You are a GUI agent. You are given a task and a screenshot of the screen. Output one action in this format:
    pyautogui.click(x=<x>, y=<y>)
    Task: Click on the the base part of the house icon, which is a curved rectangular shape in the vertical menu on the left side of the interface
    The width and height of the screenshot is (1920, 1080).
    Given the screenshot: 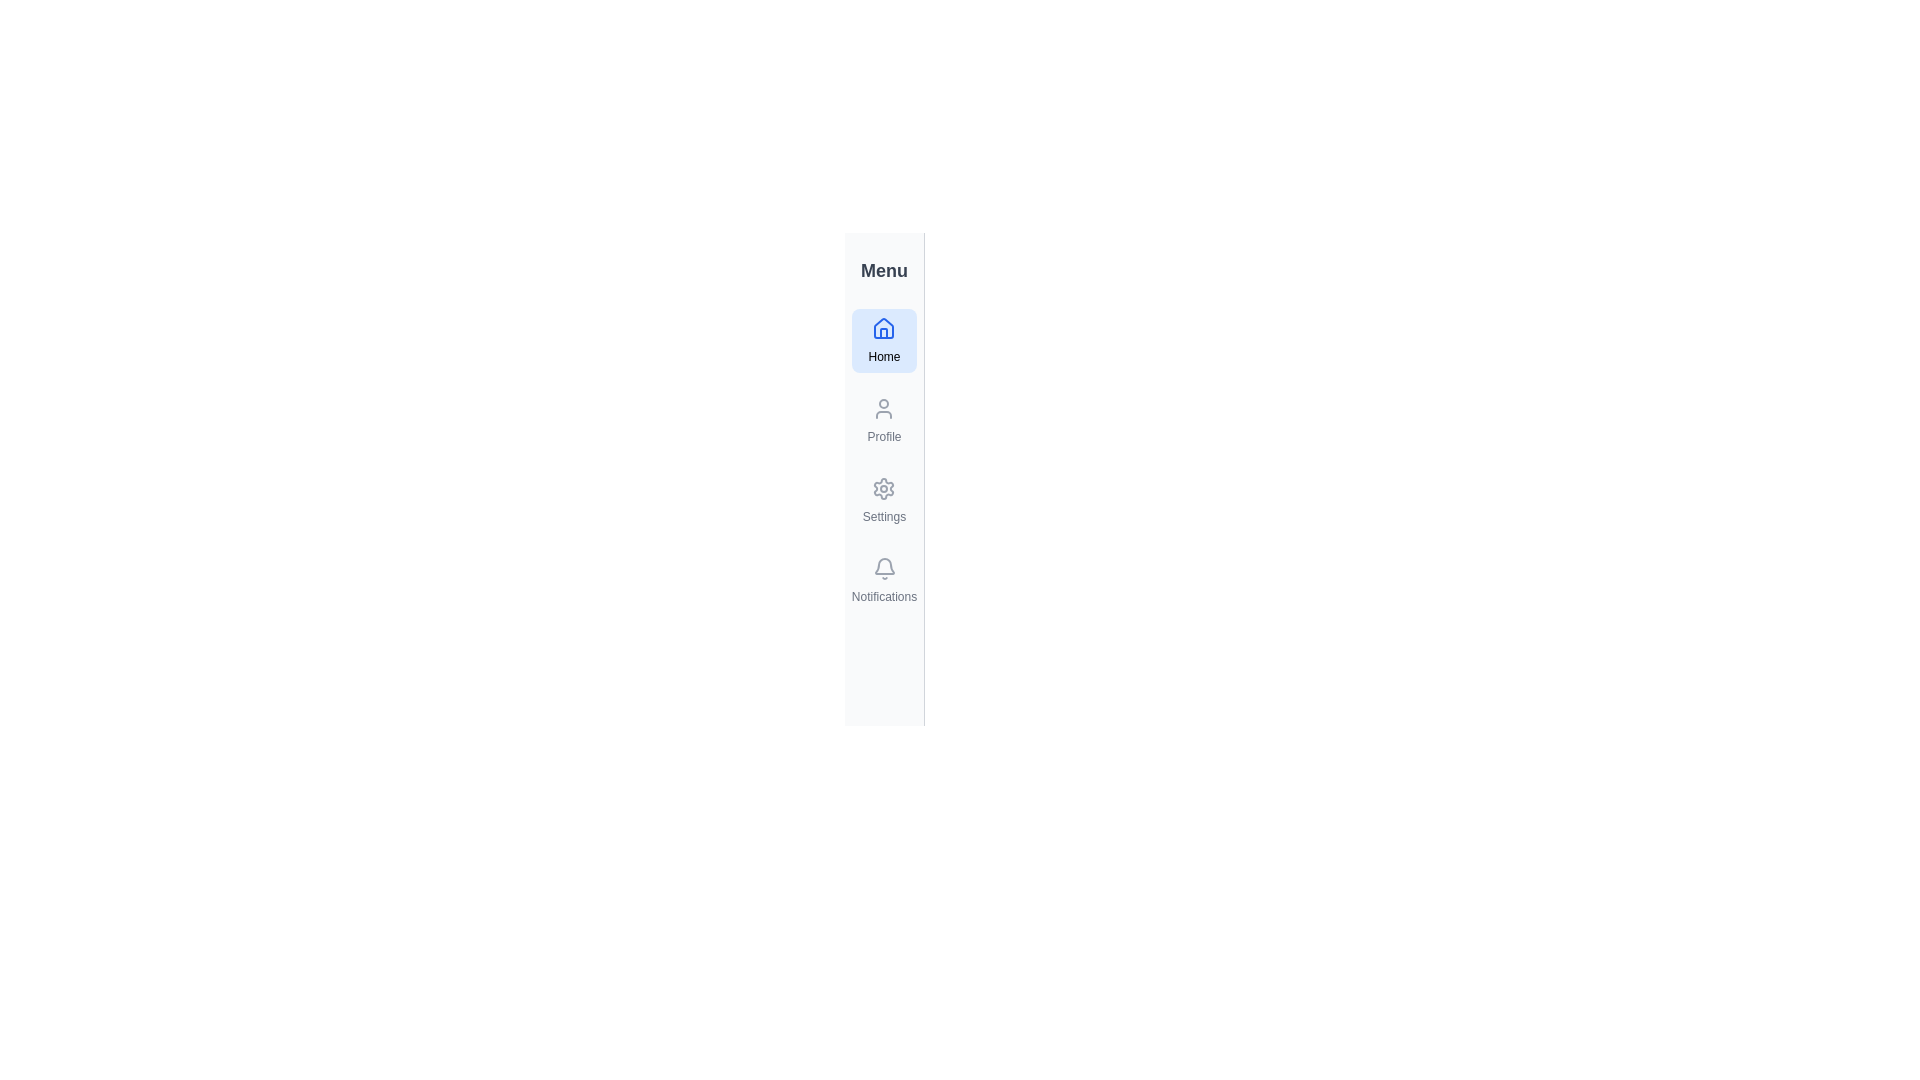 What is the action you would take?
    pyautogui.click(x=883, y=332)
    